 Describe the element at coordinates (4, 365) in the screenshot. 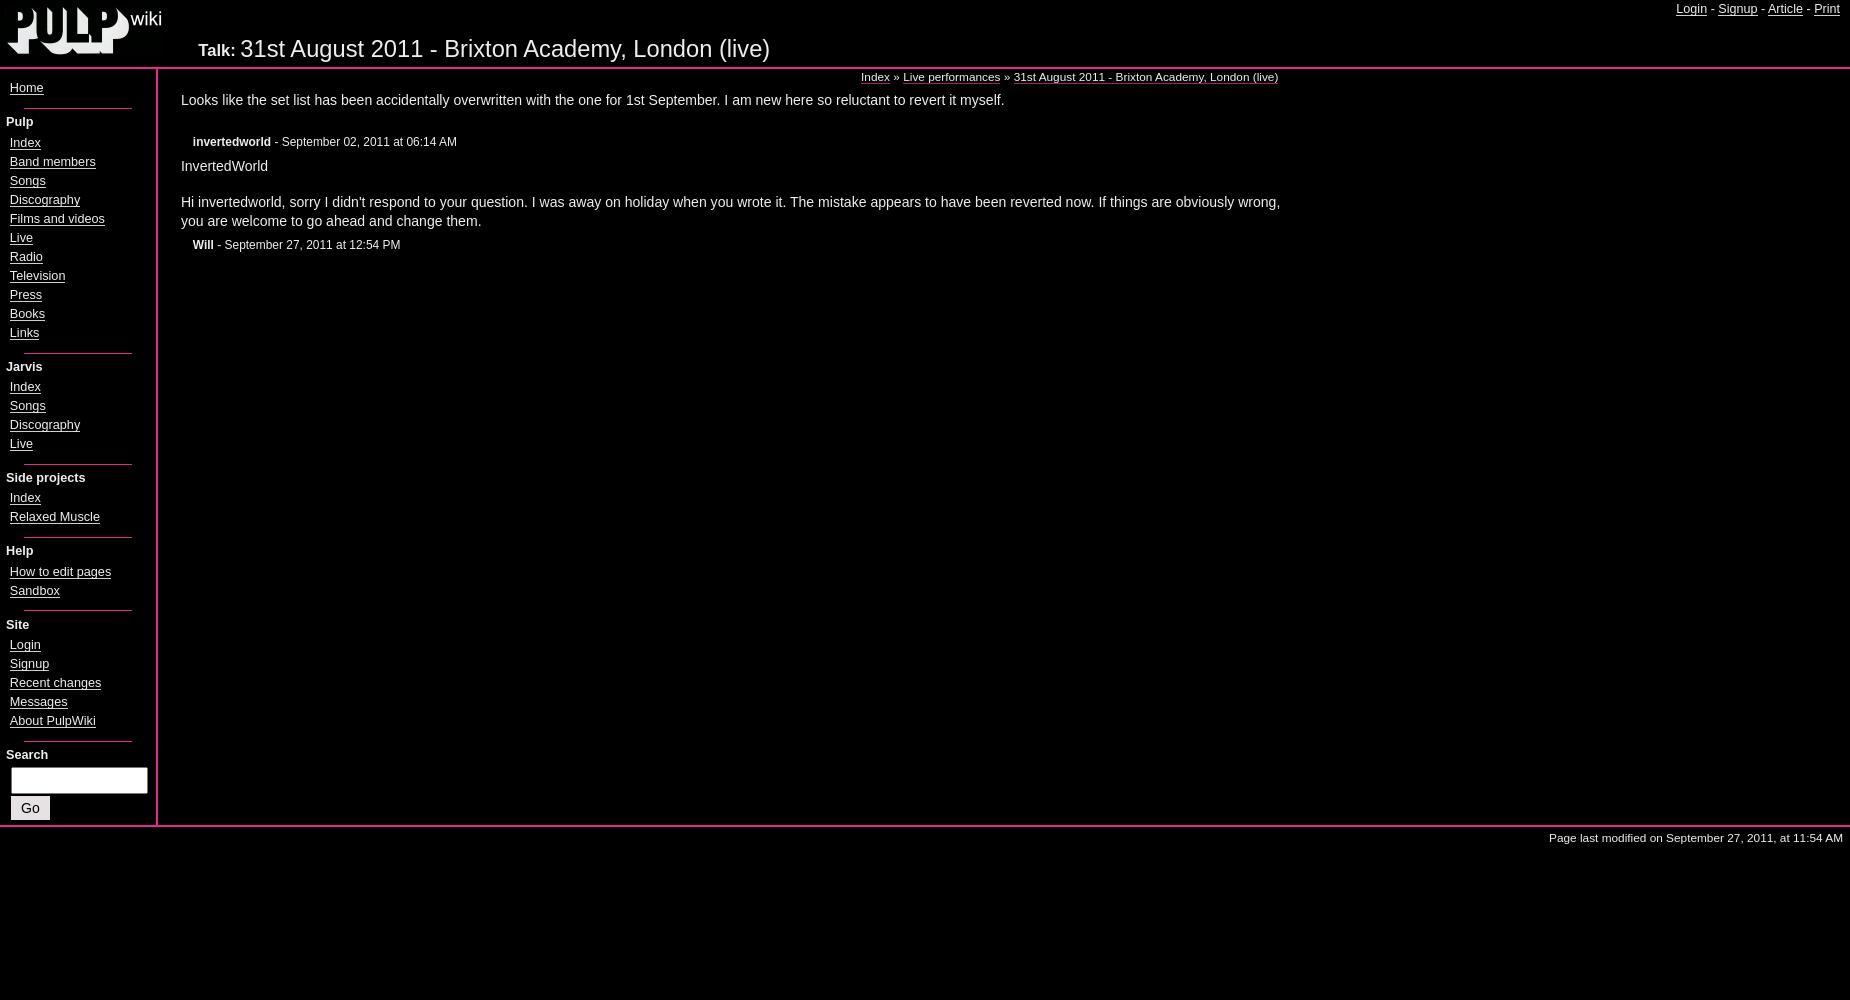

I see `'Jarvis'` at that location.